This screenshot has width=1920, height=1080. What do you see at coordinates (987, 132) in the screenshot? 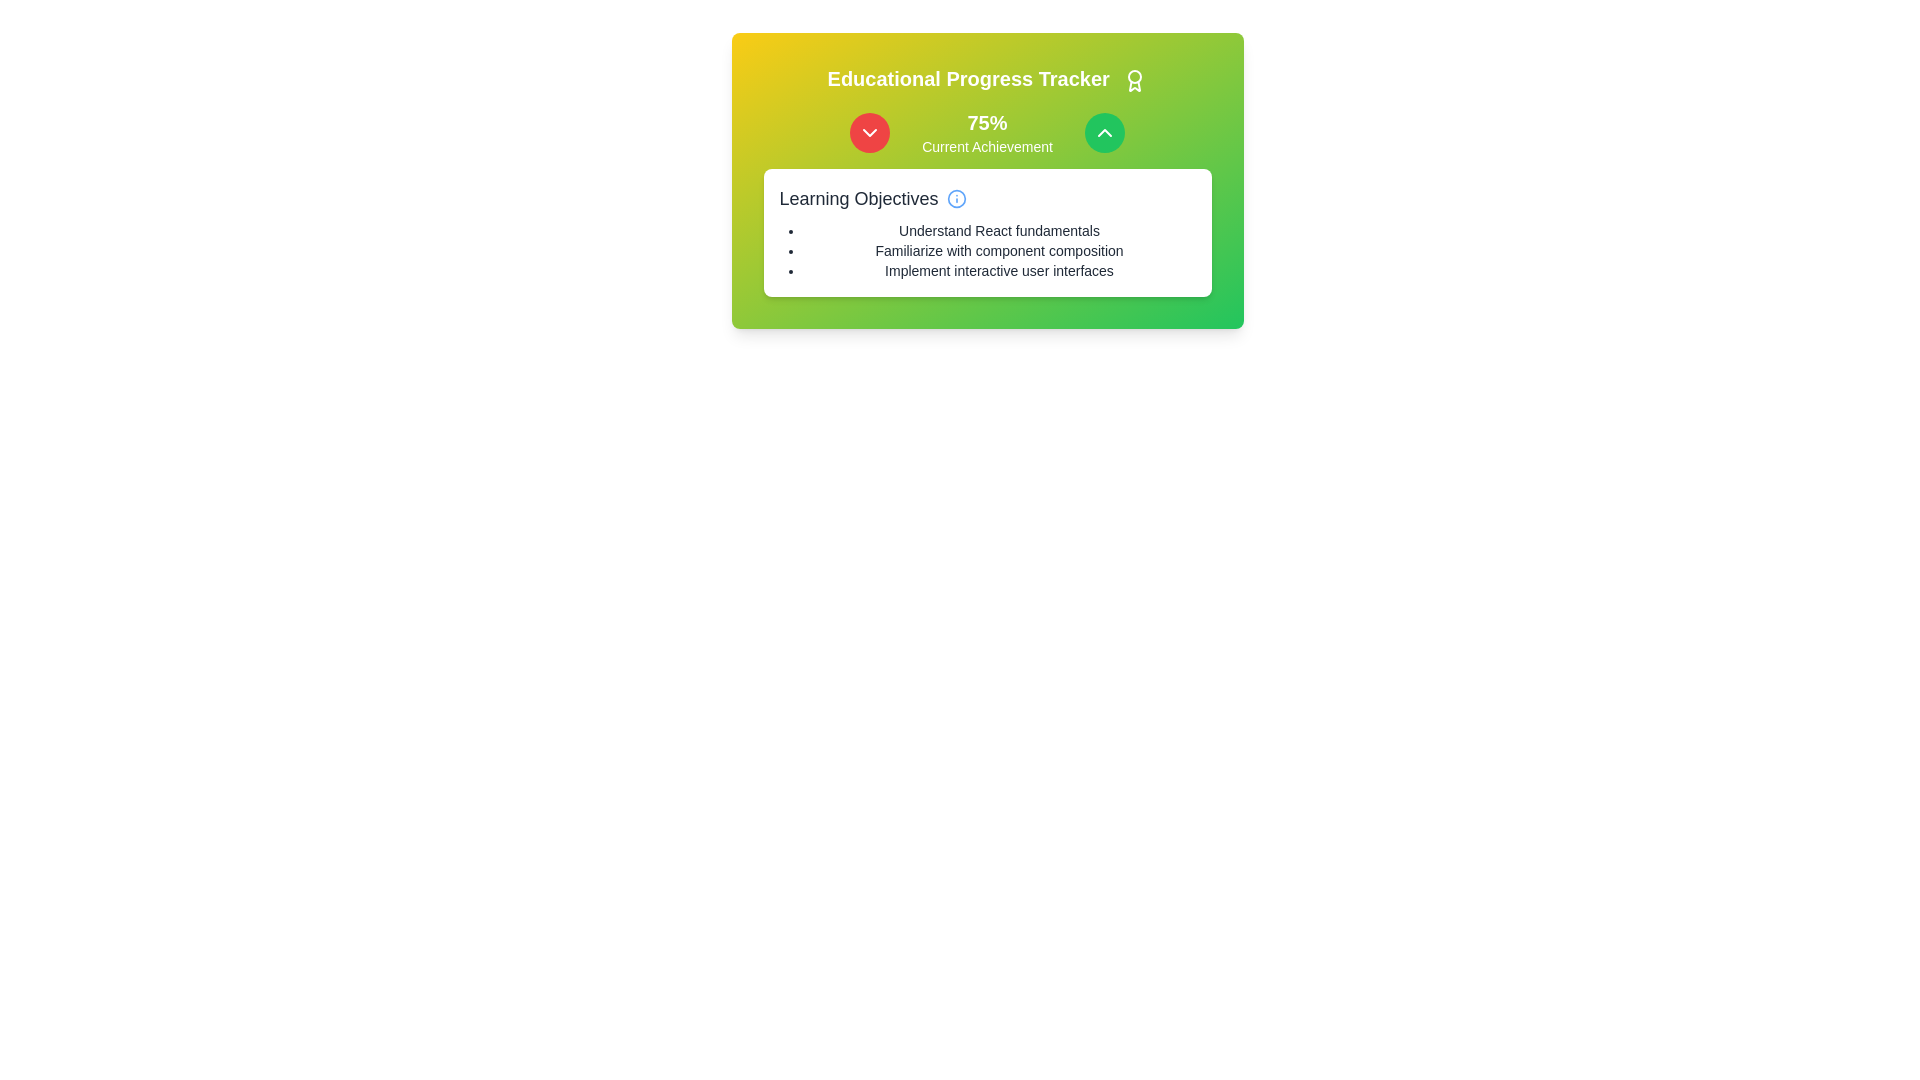
I see `the Information Display that shows a percentage (75%) and the subtitle 'Current Achievement', situated centrally in the 'Educational Progress Tracker' section` at bounding box center [987, 132].